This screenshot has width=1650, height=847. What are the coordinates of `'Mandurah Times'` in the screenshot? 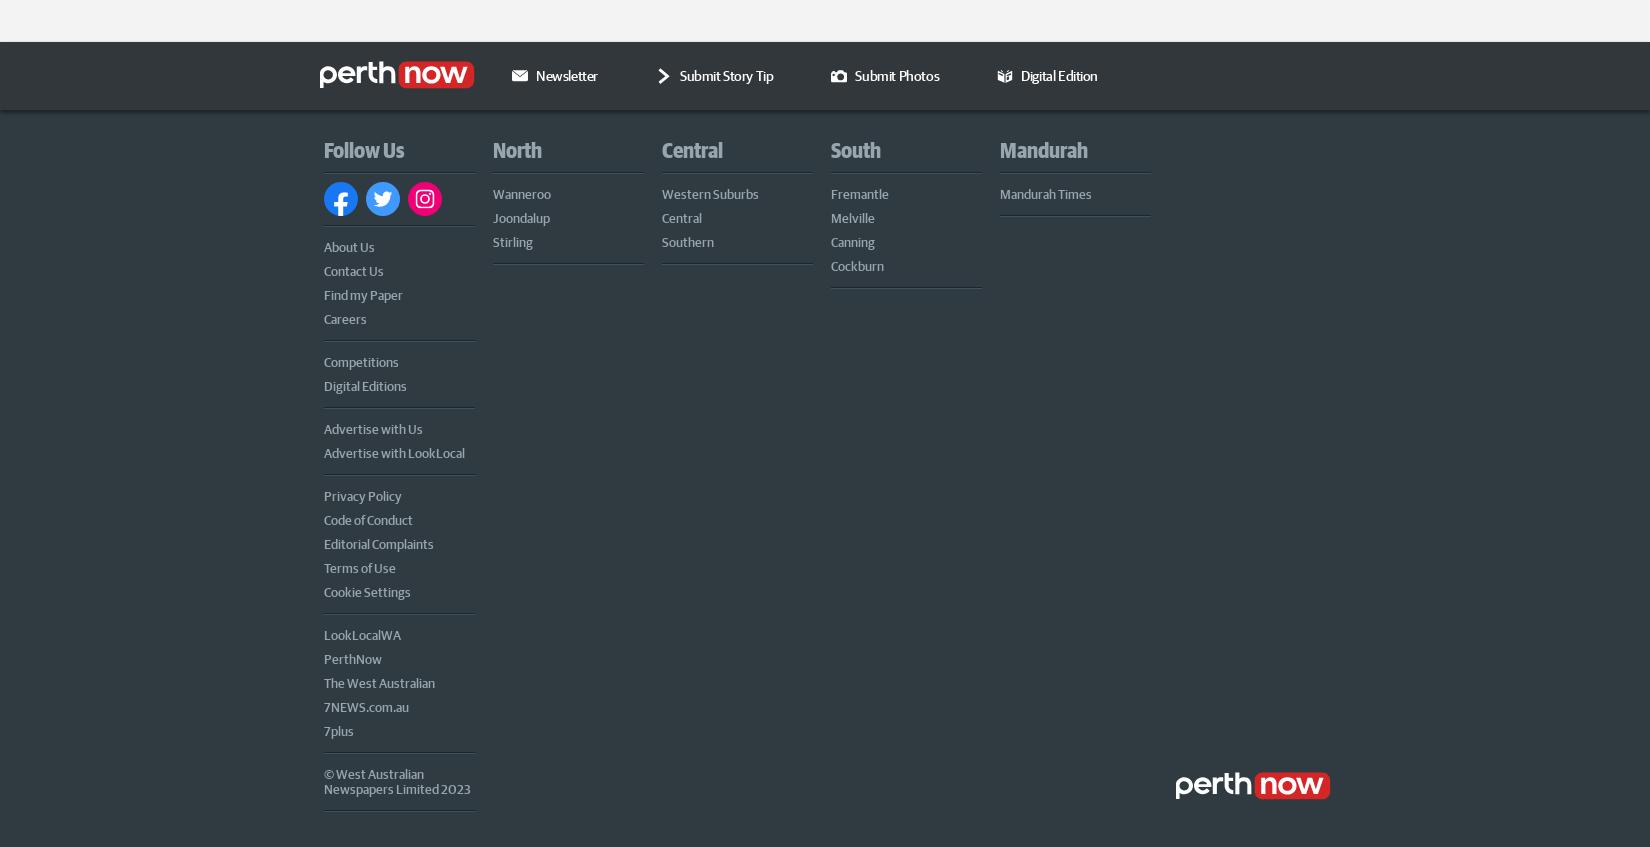 It's located at (1044, 191).